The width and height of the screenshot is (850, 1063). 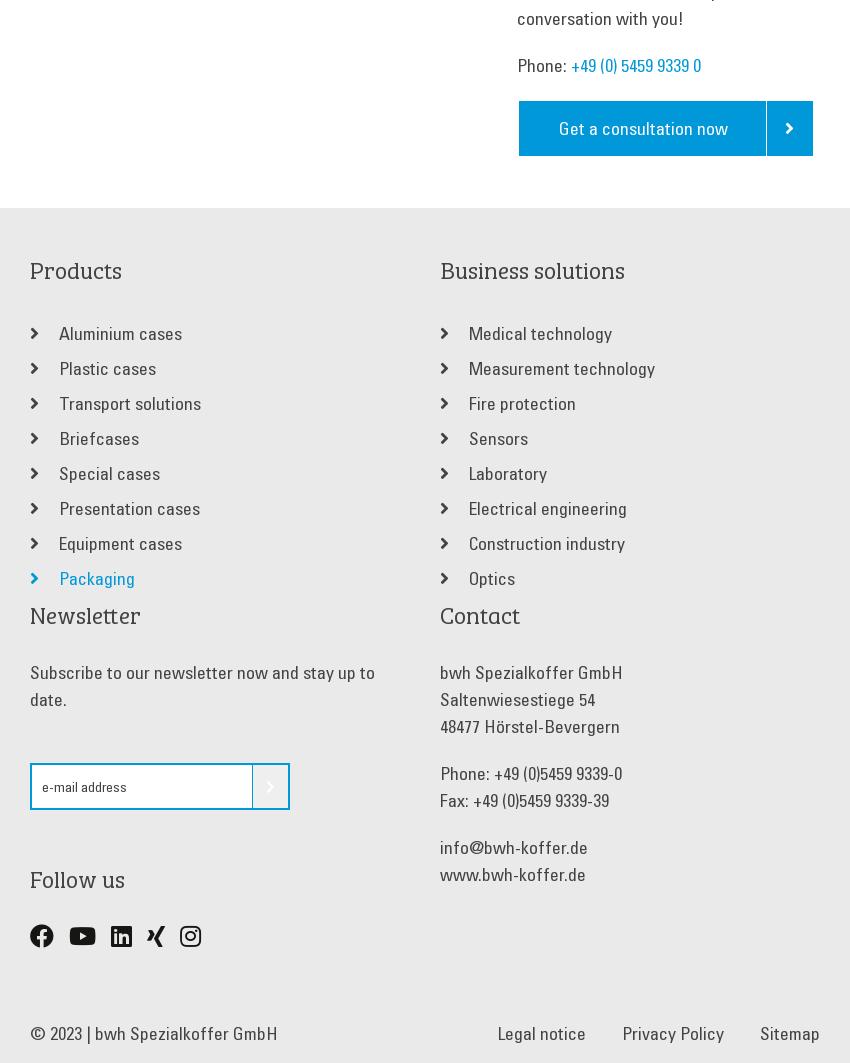 I want to click on 'www.bwh-koffer.de', so click(x=511, y=873).